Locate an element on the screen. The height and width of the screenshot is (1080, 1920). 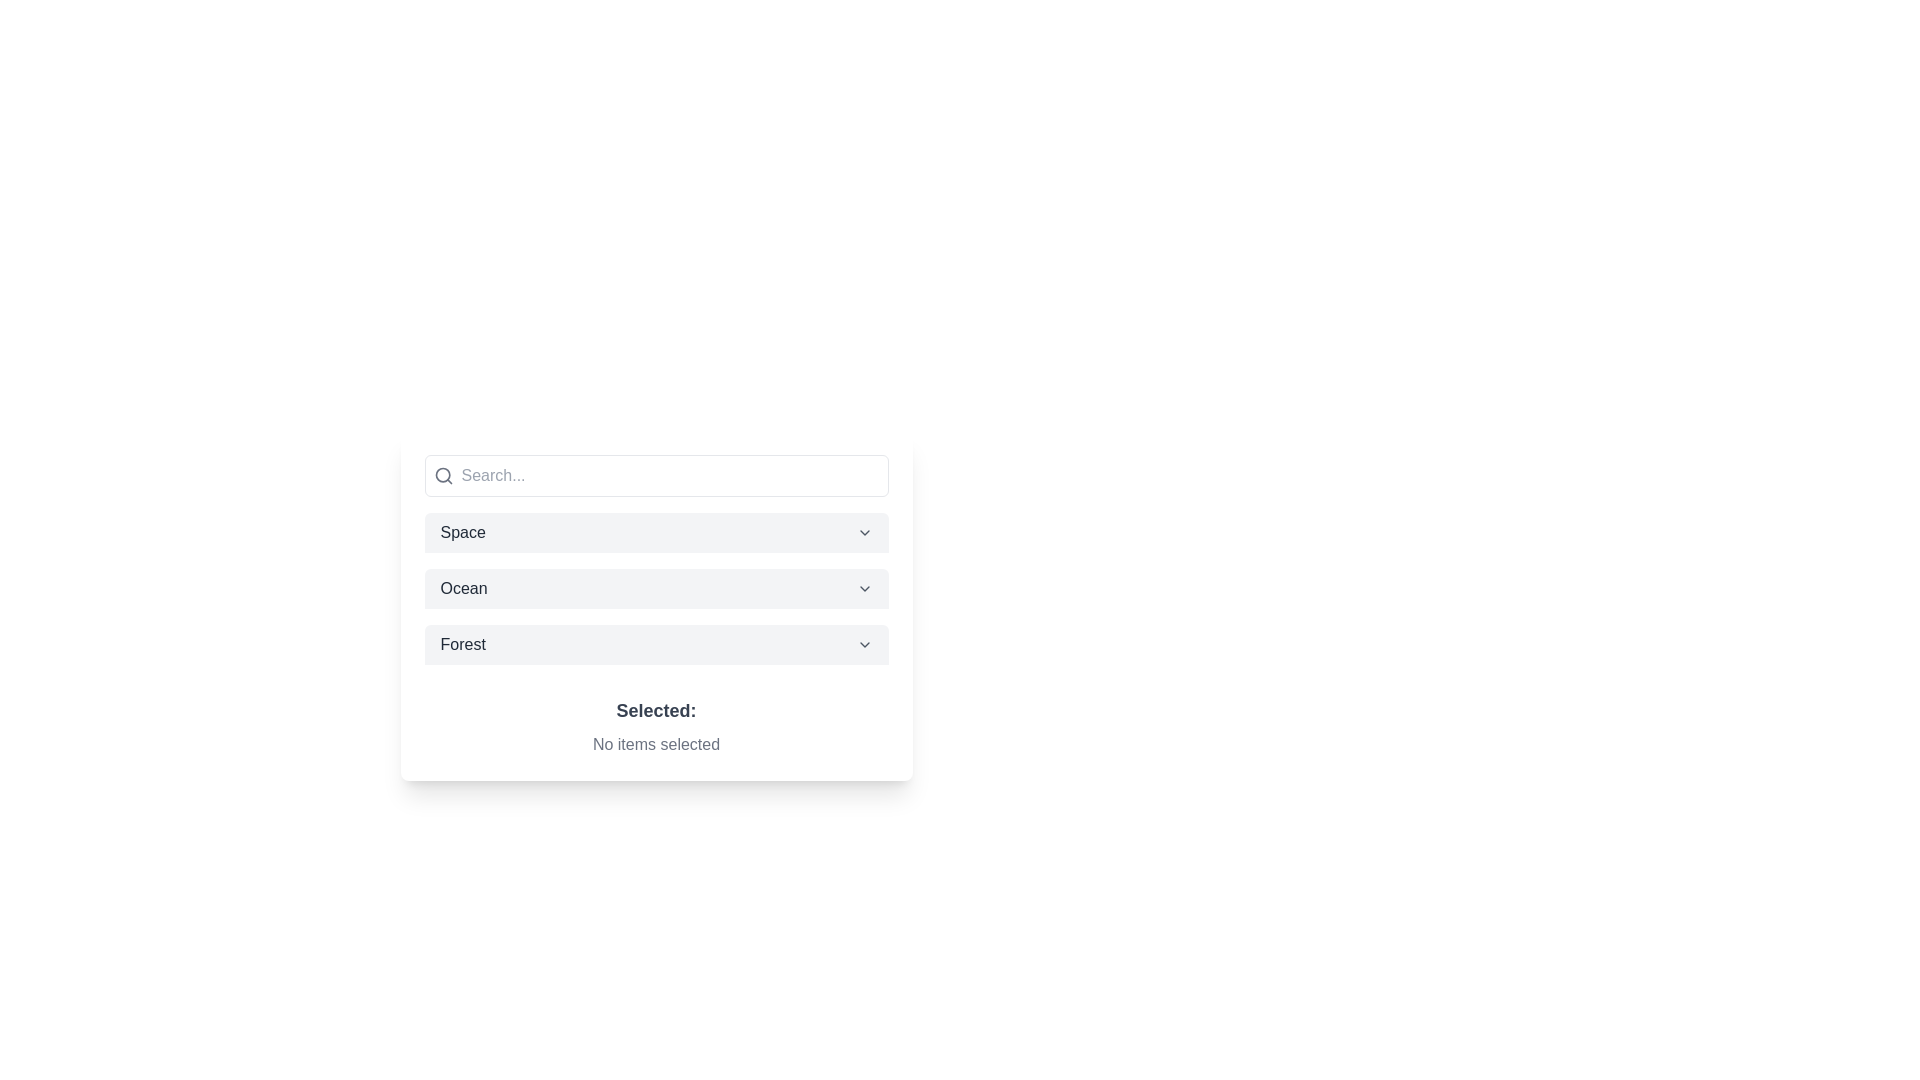
the first dropdown menu item labeled 'Space' is located at coordinates (656, 531).